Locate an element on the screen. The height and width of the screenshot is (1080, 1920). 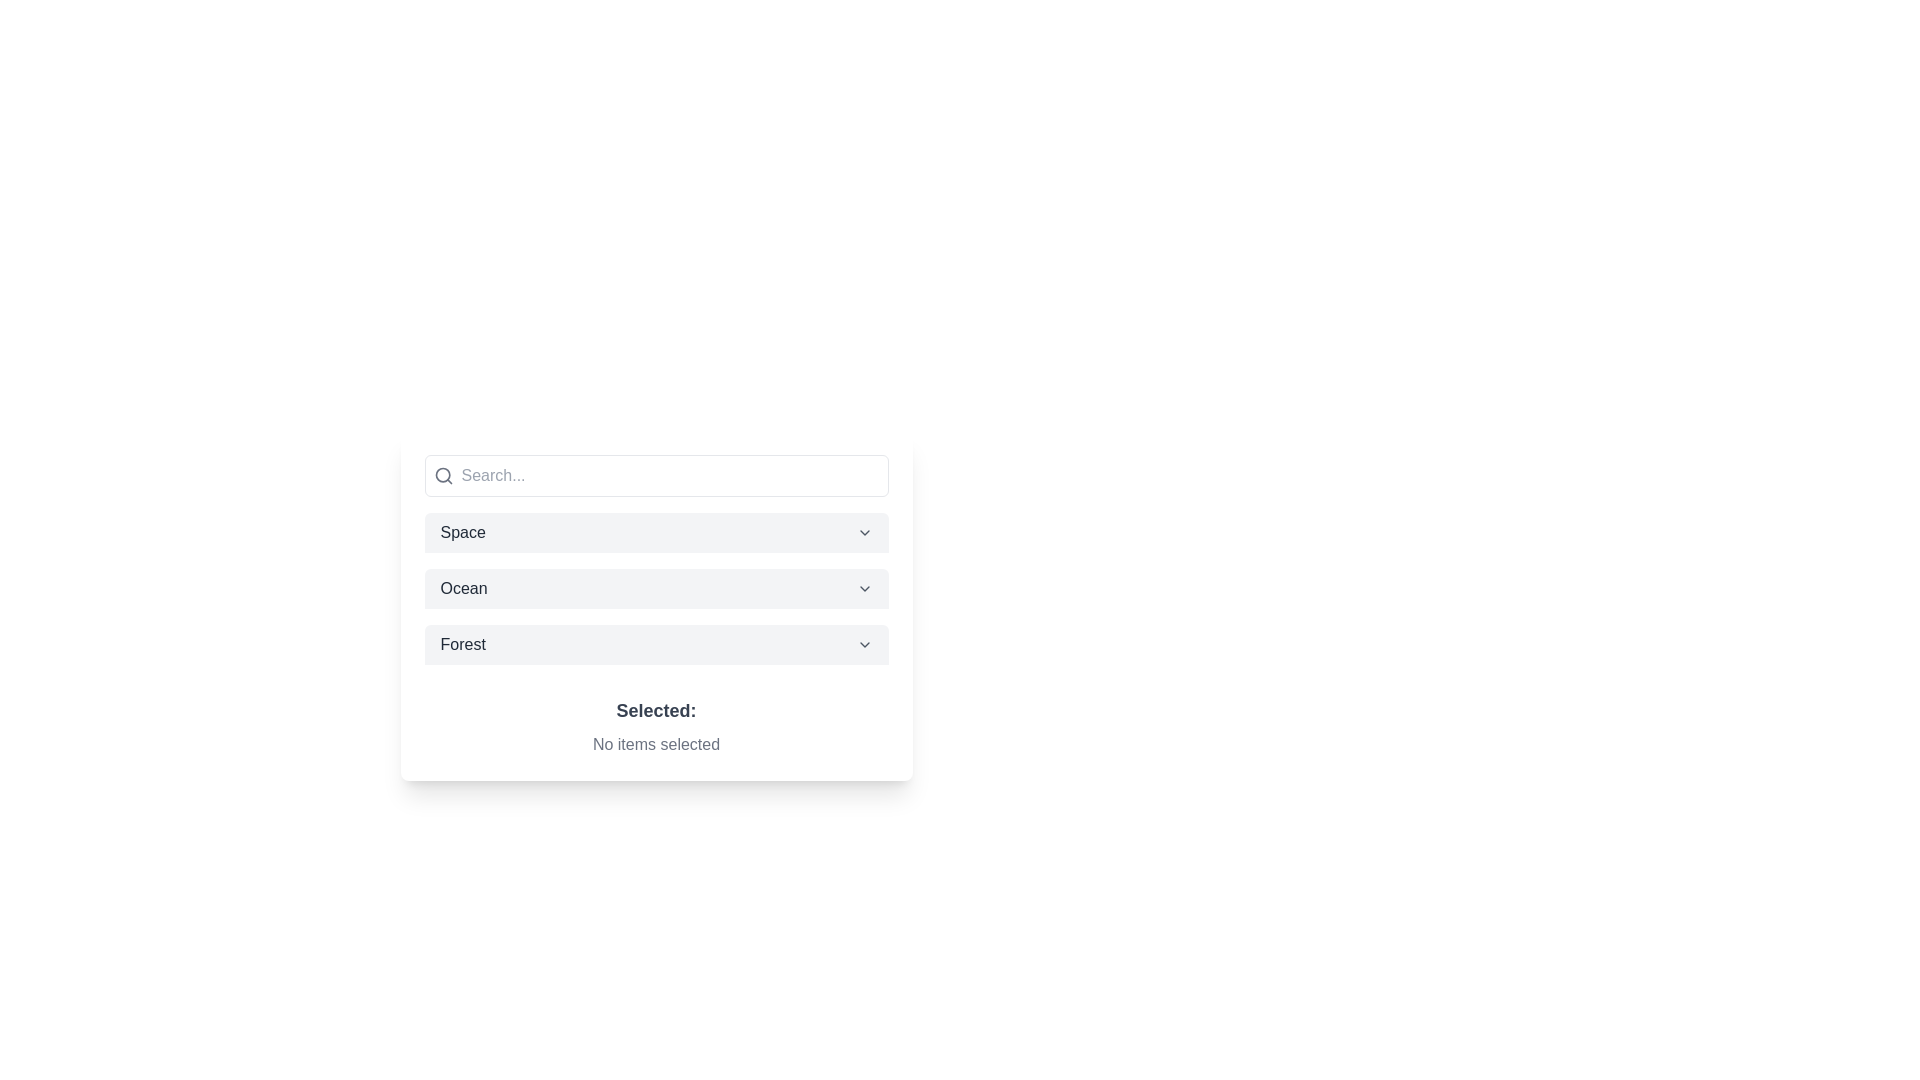
the first dropdown menu item labeled 'Space' is located at coordinates (656, 531).